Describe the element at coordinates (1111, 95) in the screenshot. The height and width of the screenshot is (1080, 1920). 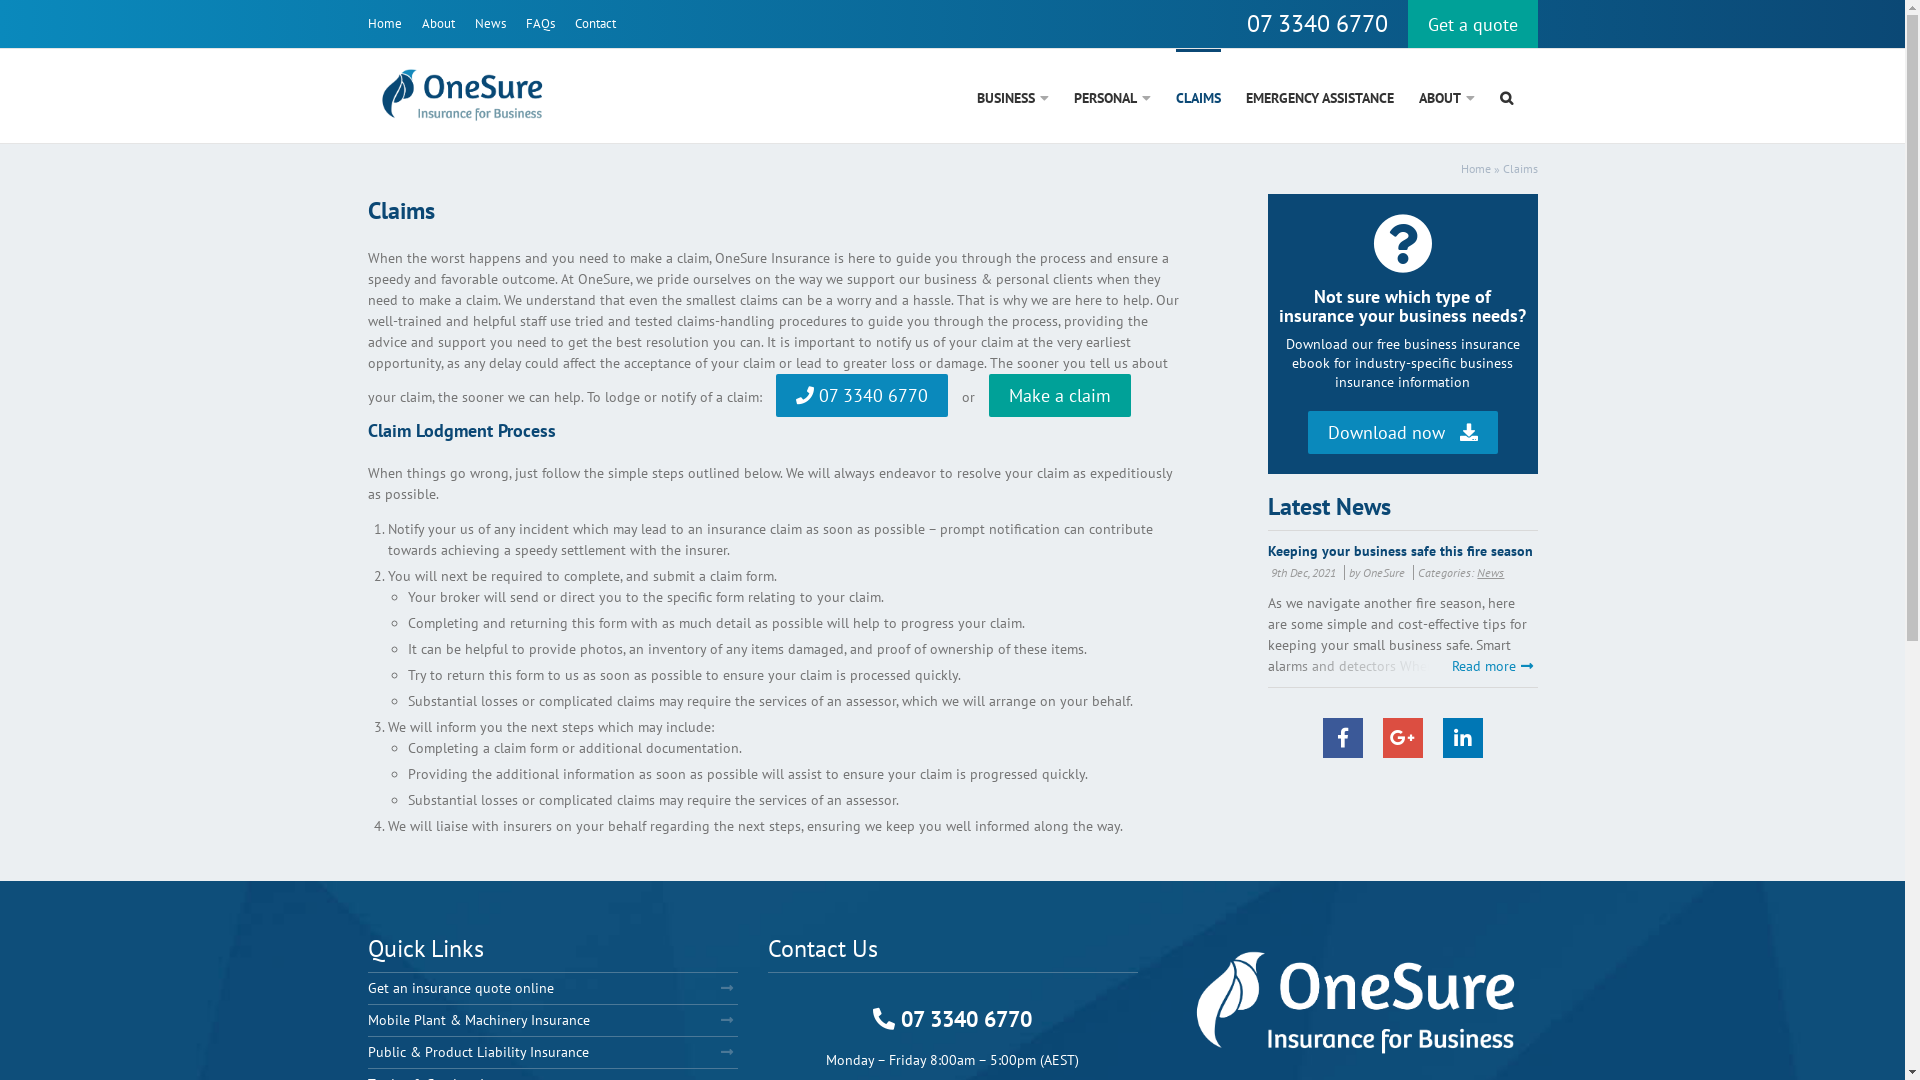
I see `'PERSONAL'` at that location.